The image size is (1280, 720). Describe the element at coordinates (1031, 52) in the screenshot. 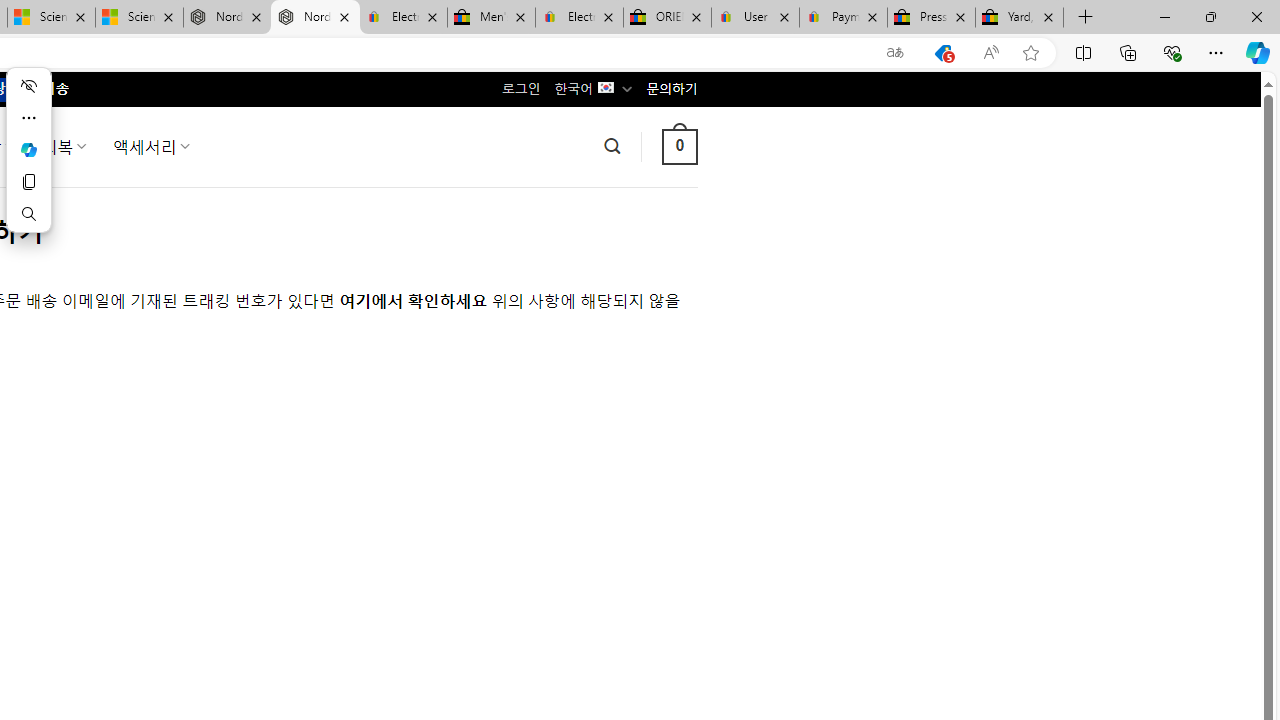

I see `'Add this page to favorites (Ctrl+D)'` at that location.